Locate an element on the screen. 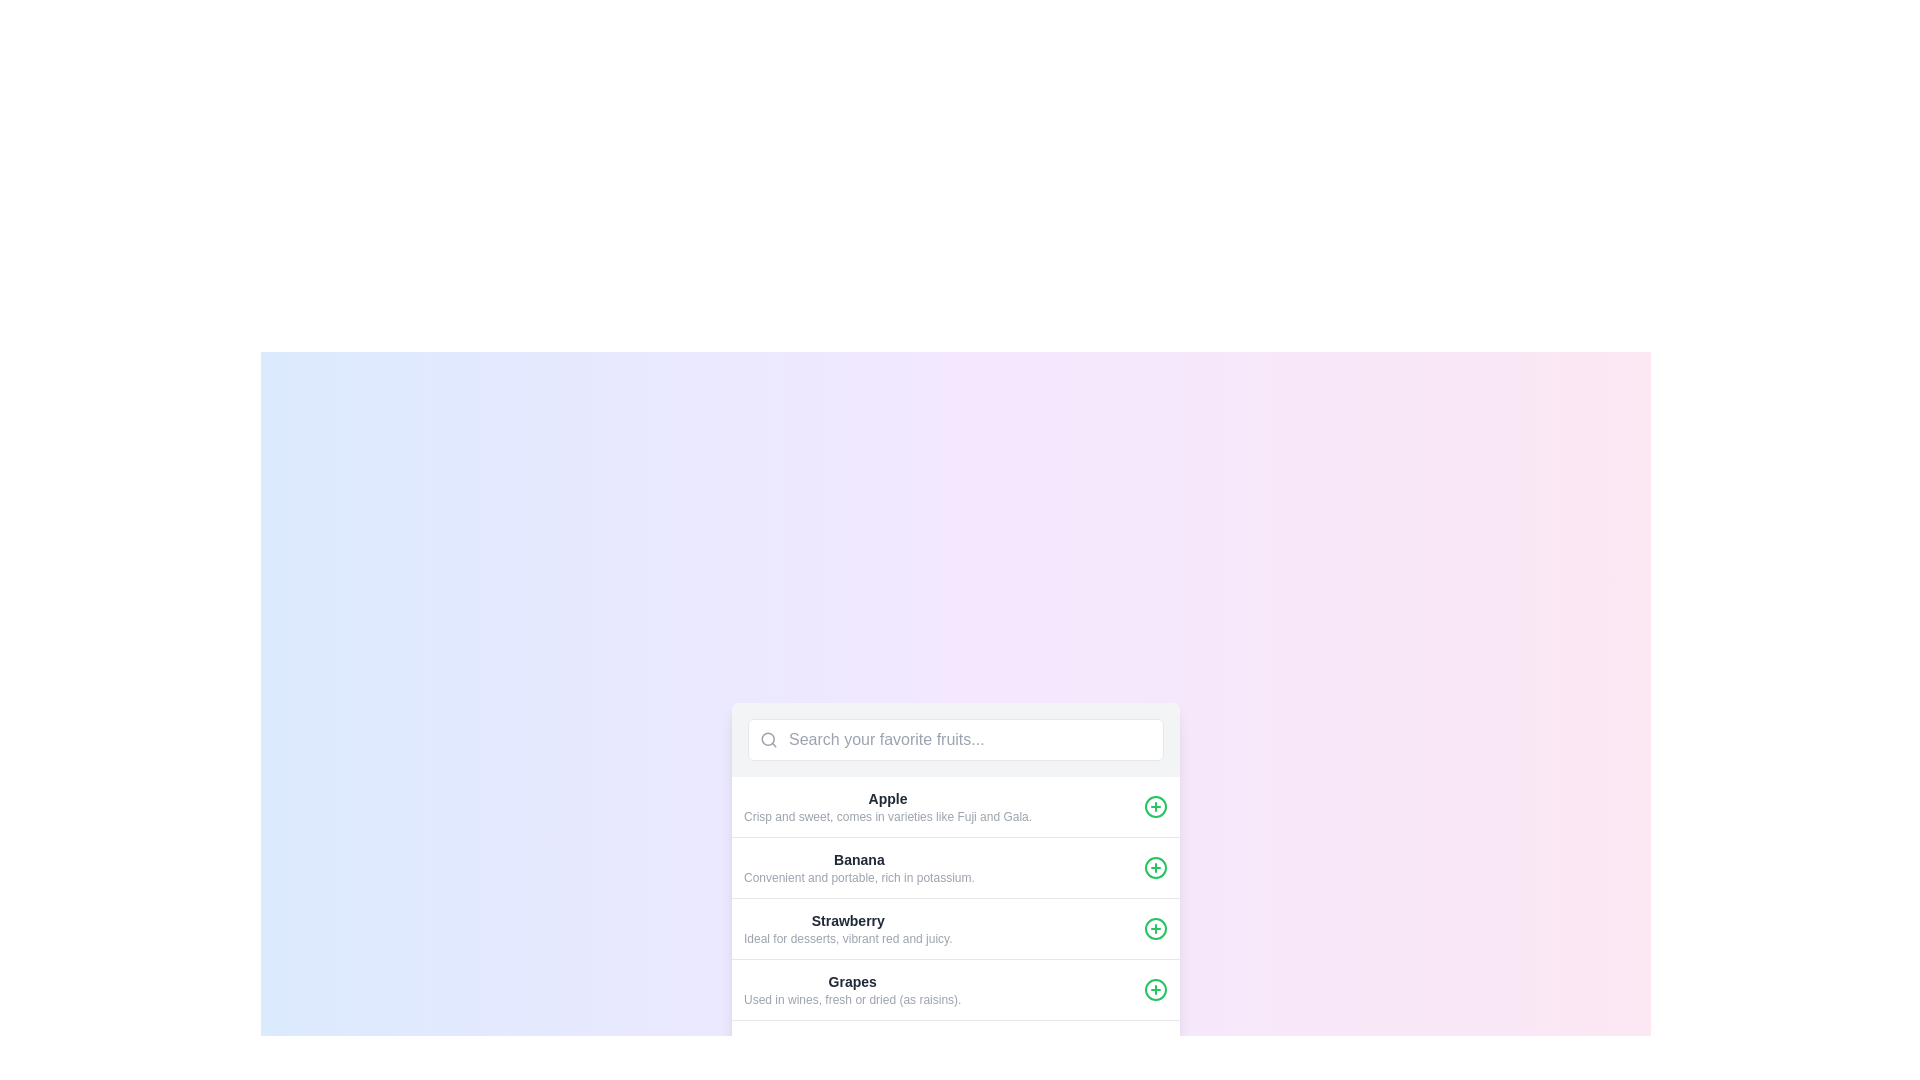 The height and width of the screenshot is (1080, 1920). the circular green-bordered button with a plus symbol to initiate the 'add' action, positioned to the right of the 'Strawberry' text description is located at coordinates (1156, 929).